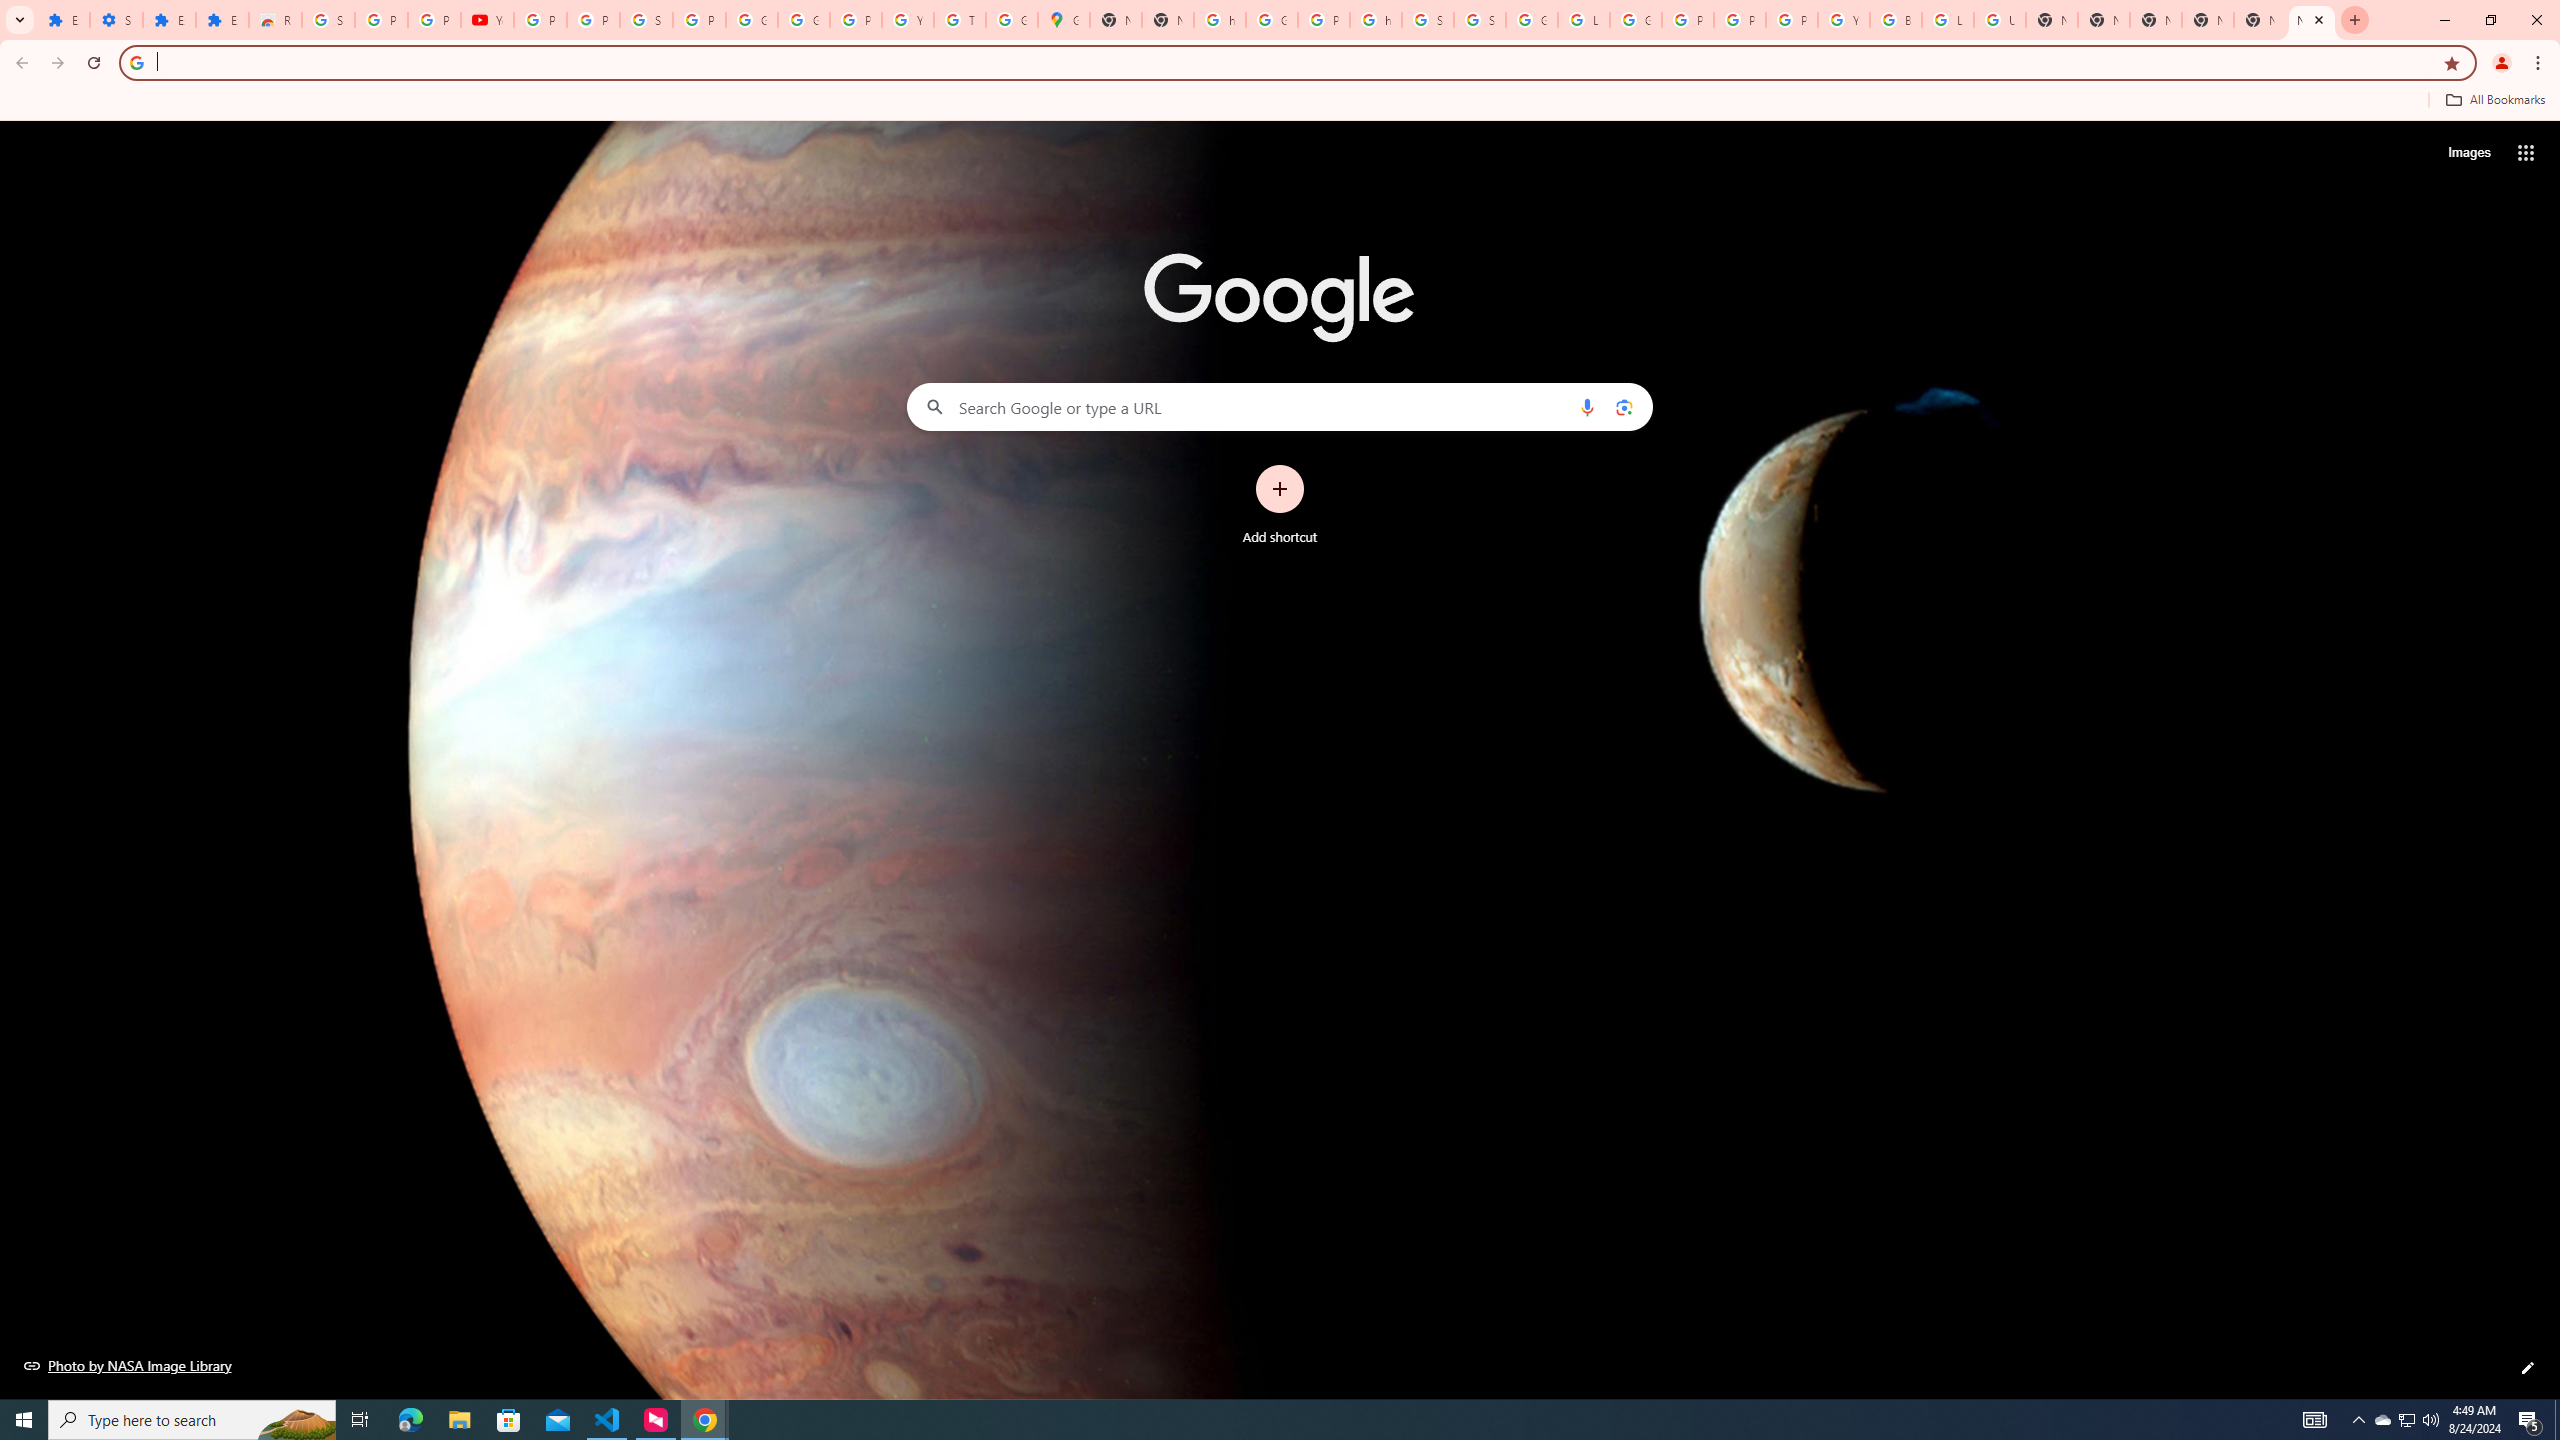 This screenshot has height=1440, width=2560. What do you see at coordinates (486, 19) in the screenshot?
I see `'YouTube'` at bounding box center [486, 19].